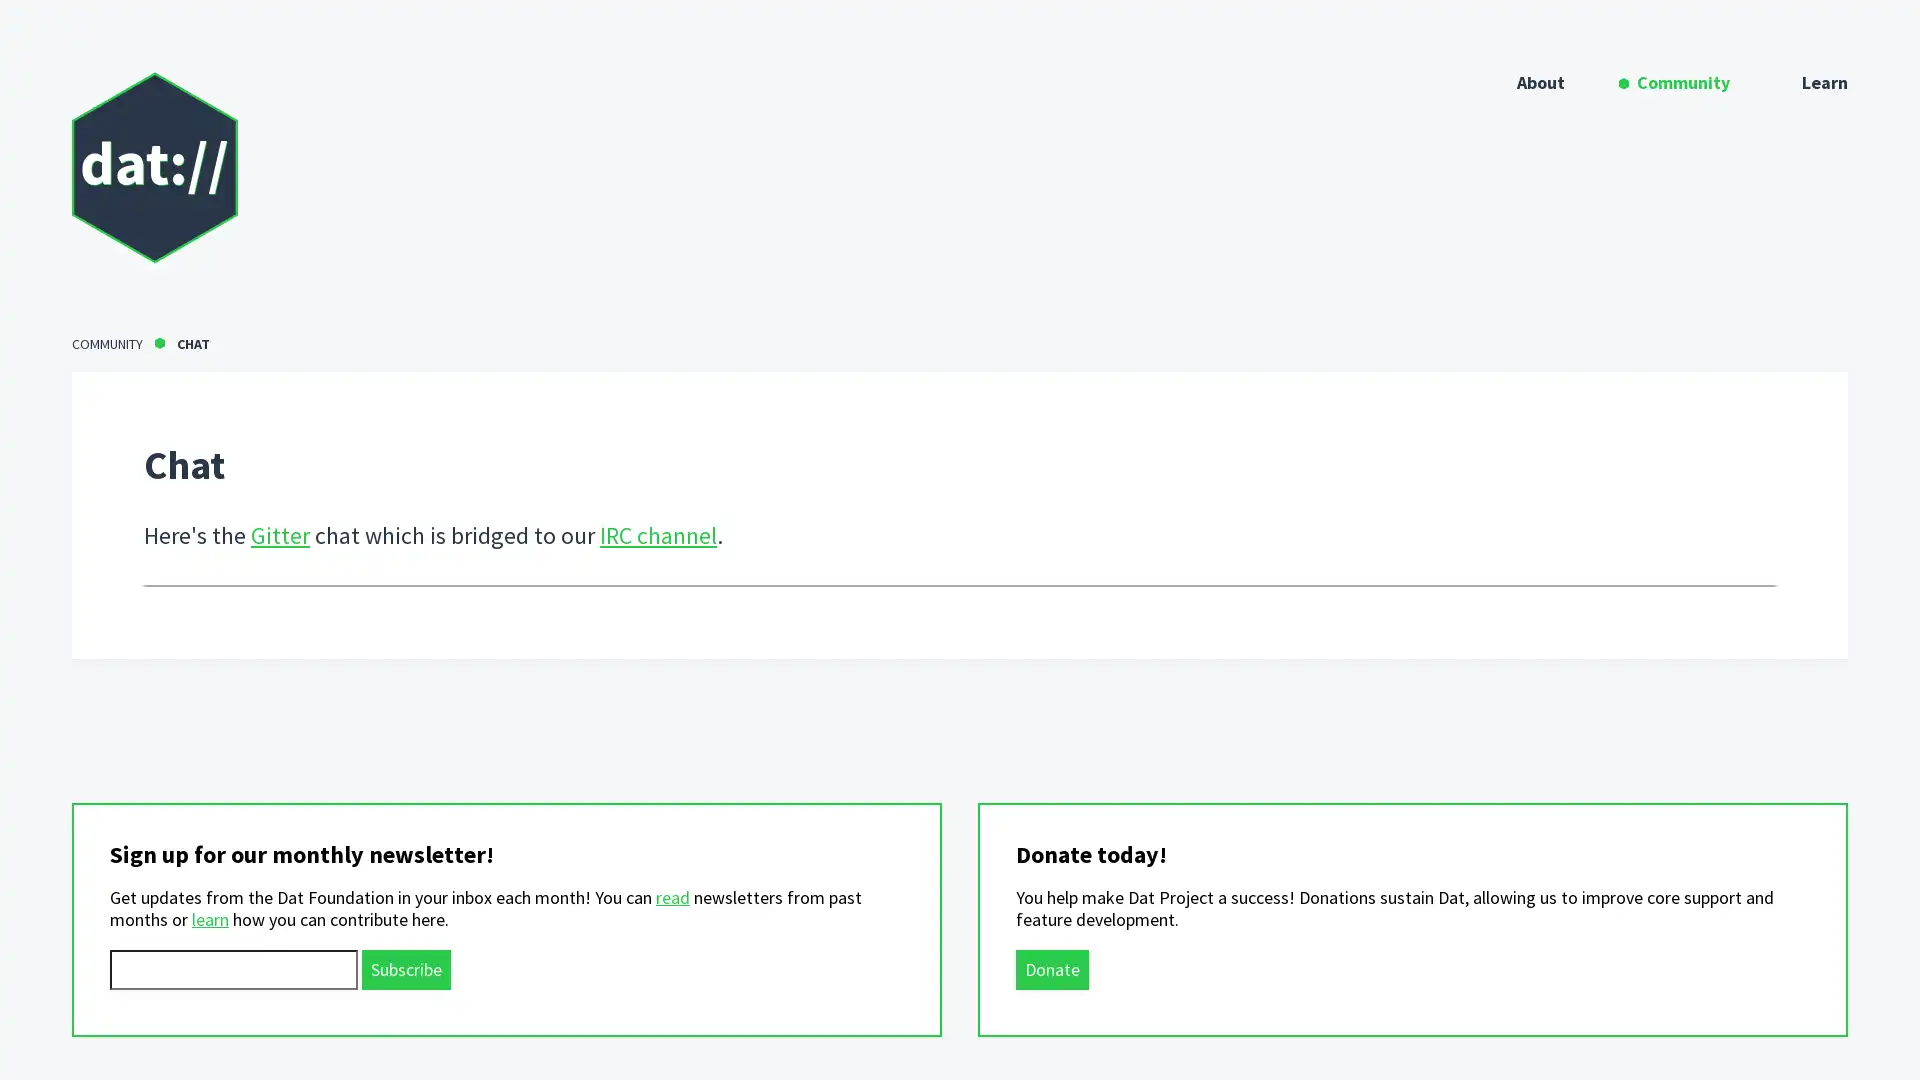 The image size is (1920, 1080). I want to click on Subscribe, so click(405, 968).